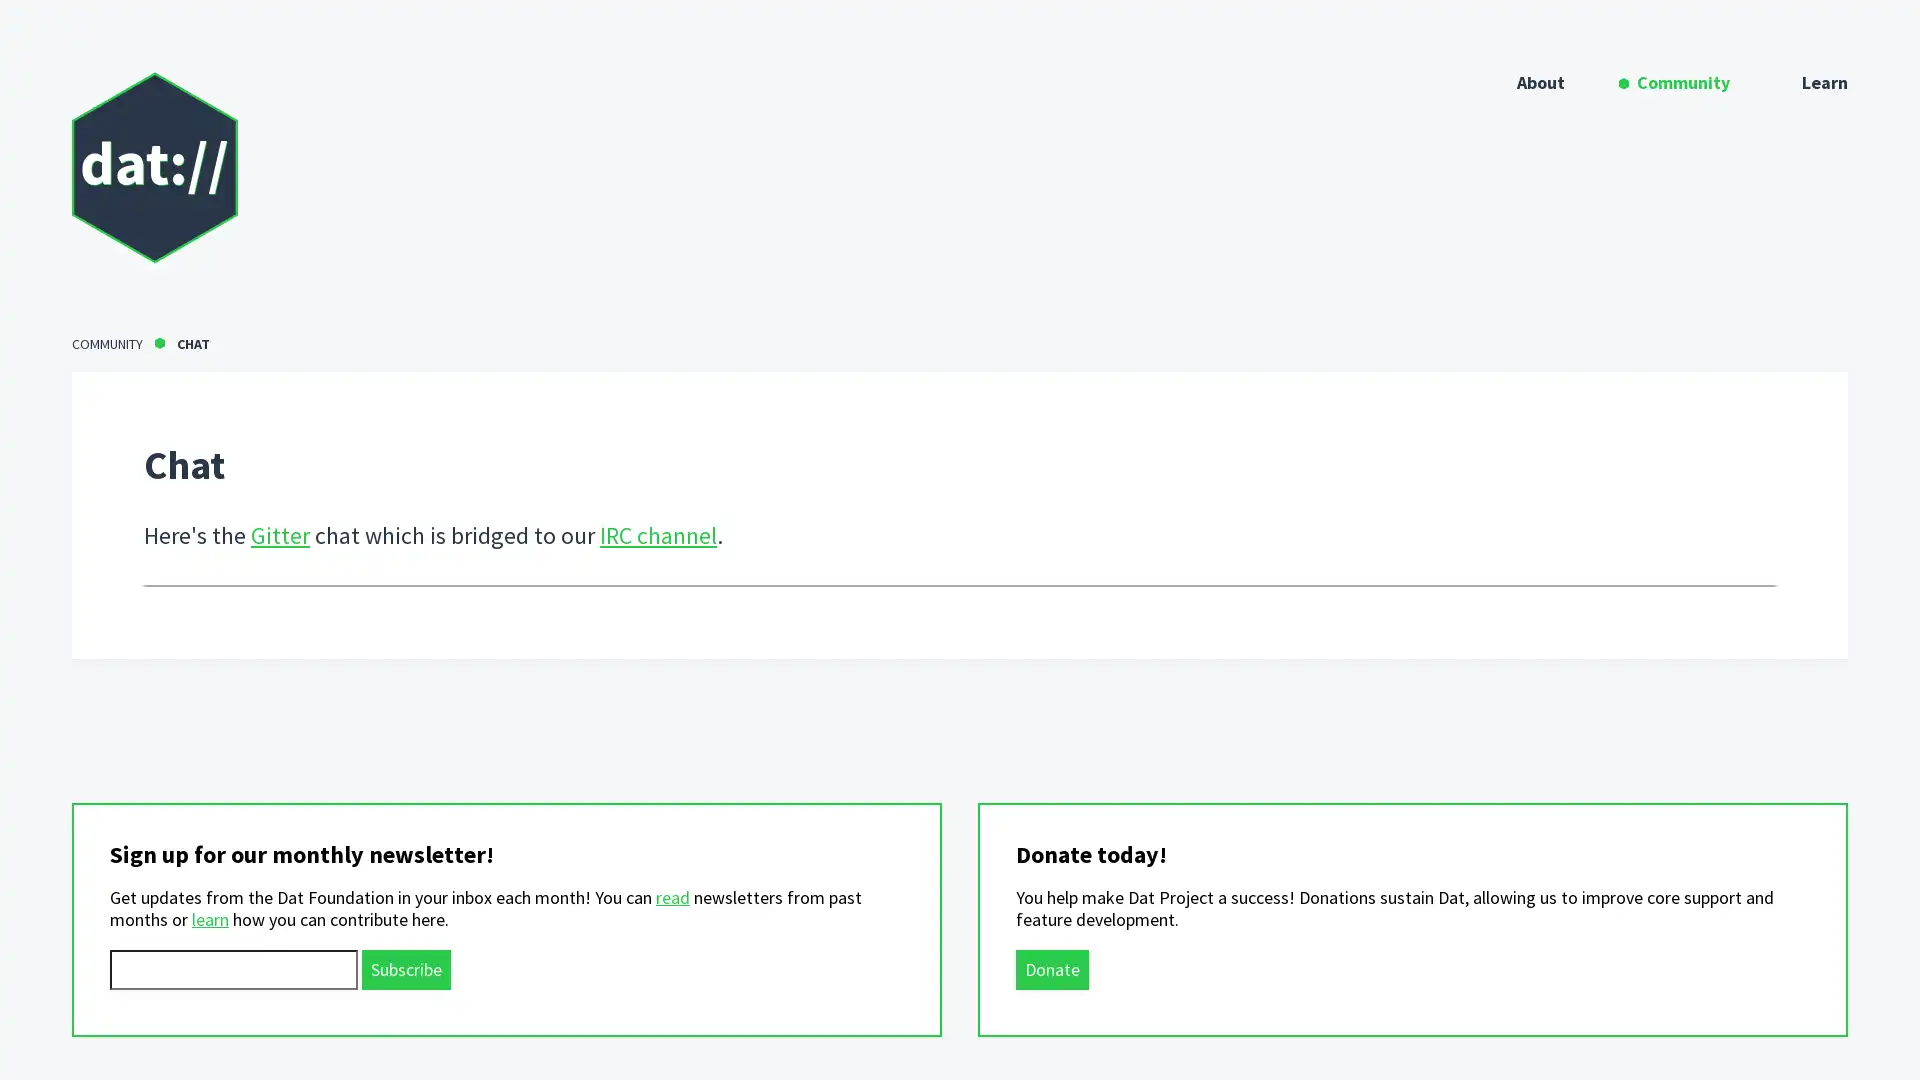 The image size is (1920, 1080). I want to click on Subscribe, so click(405, 968).